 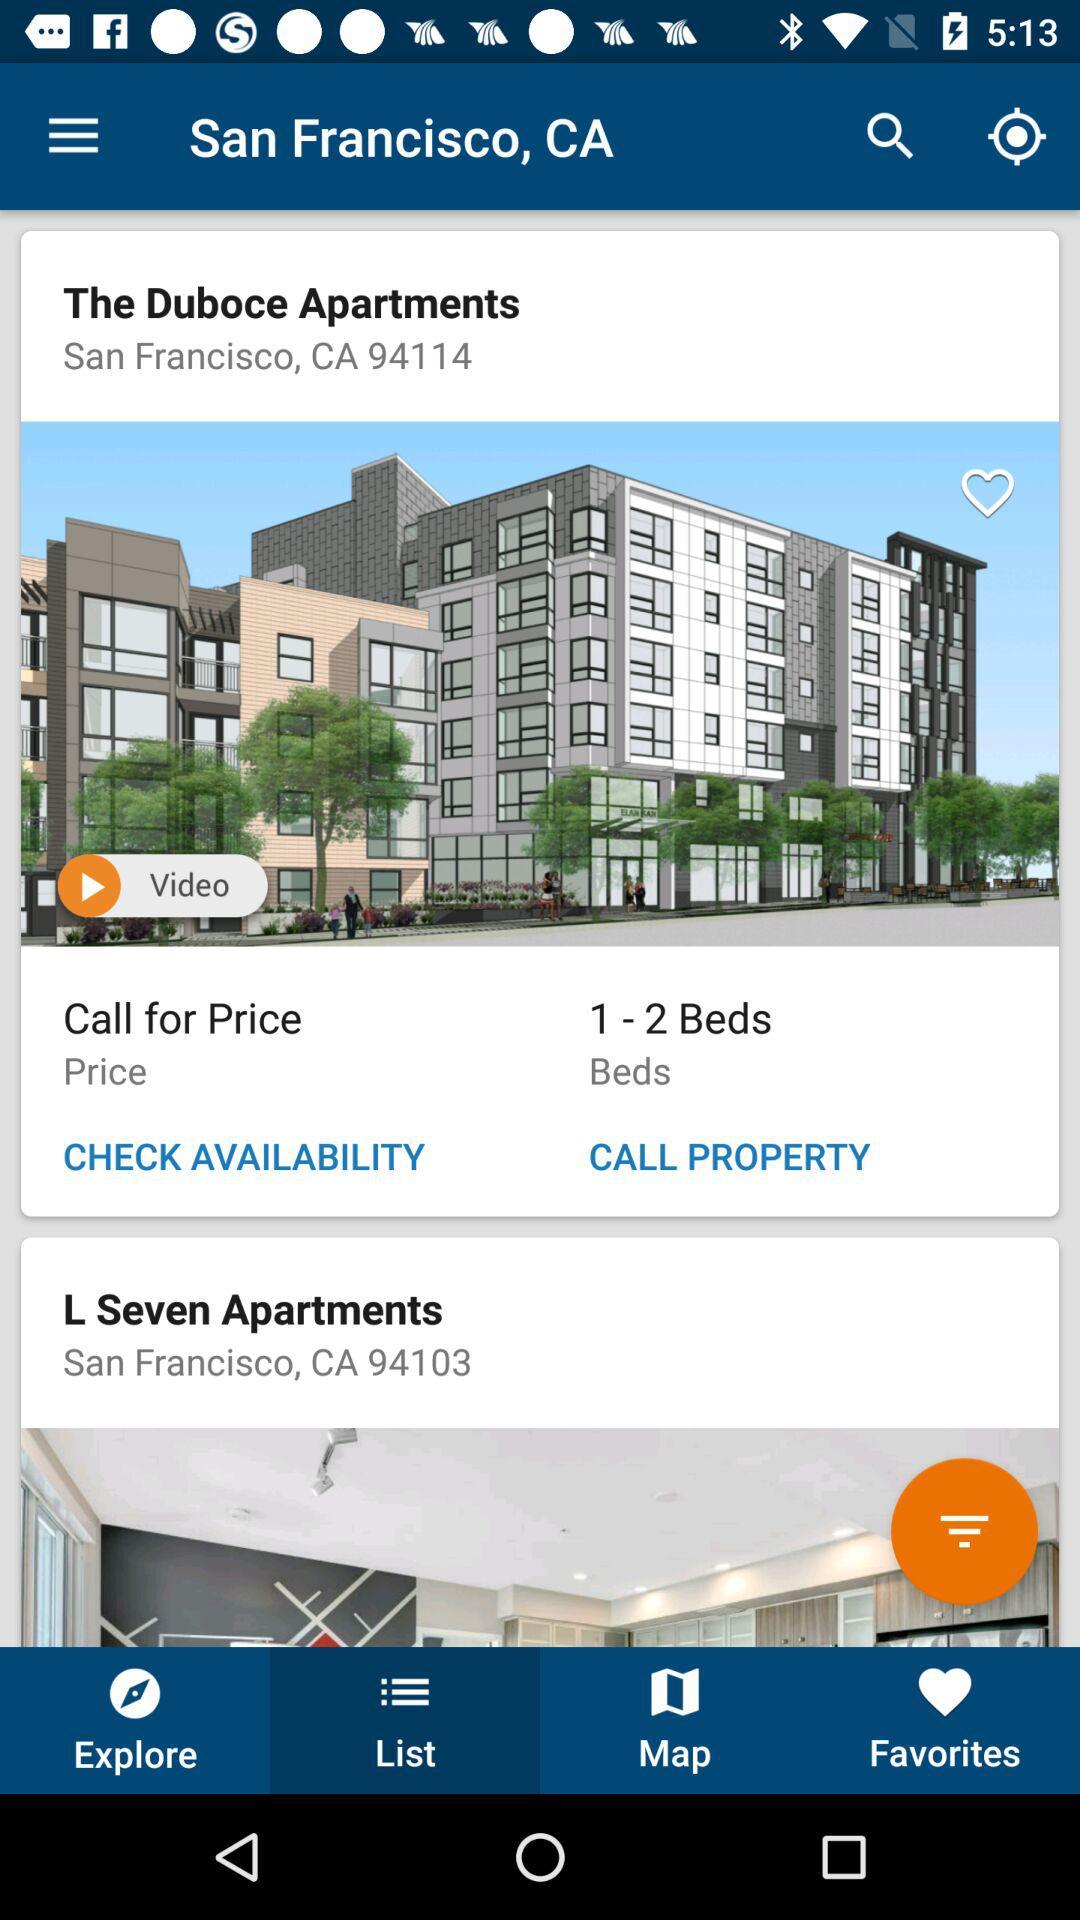 What do you see at coordinates (963, 1530) in the screenshot?
I see `the filter_list icon` at bounding box center [963, 1530].